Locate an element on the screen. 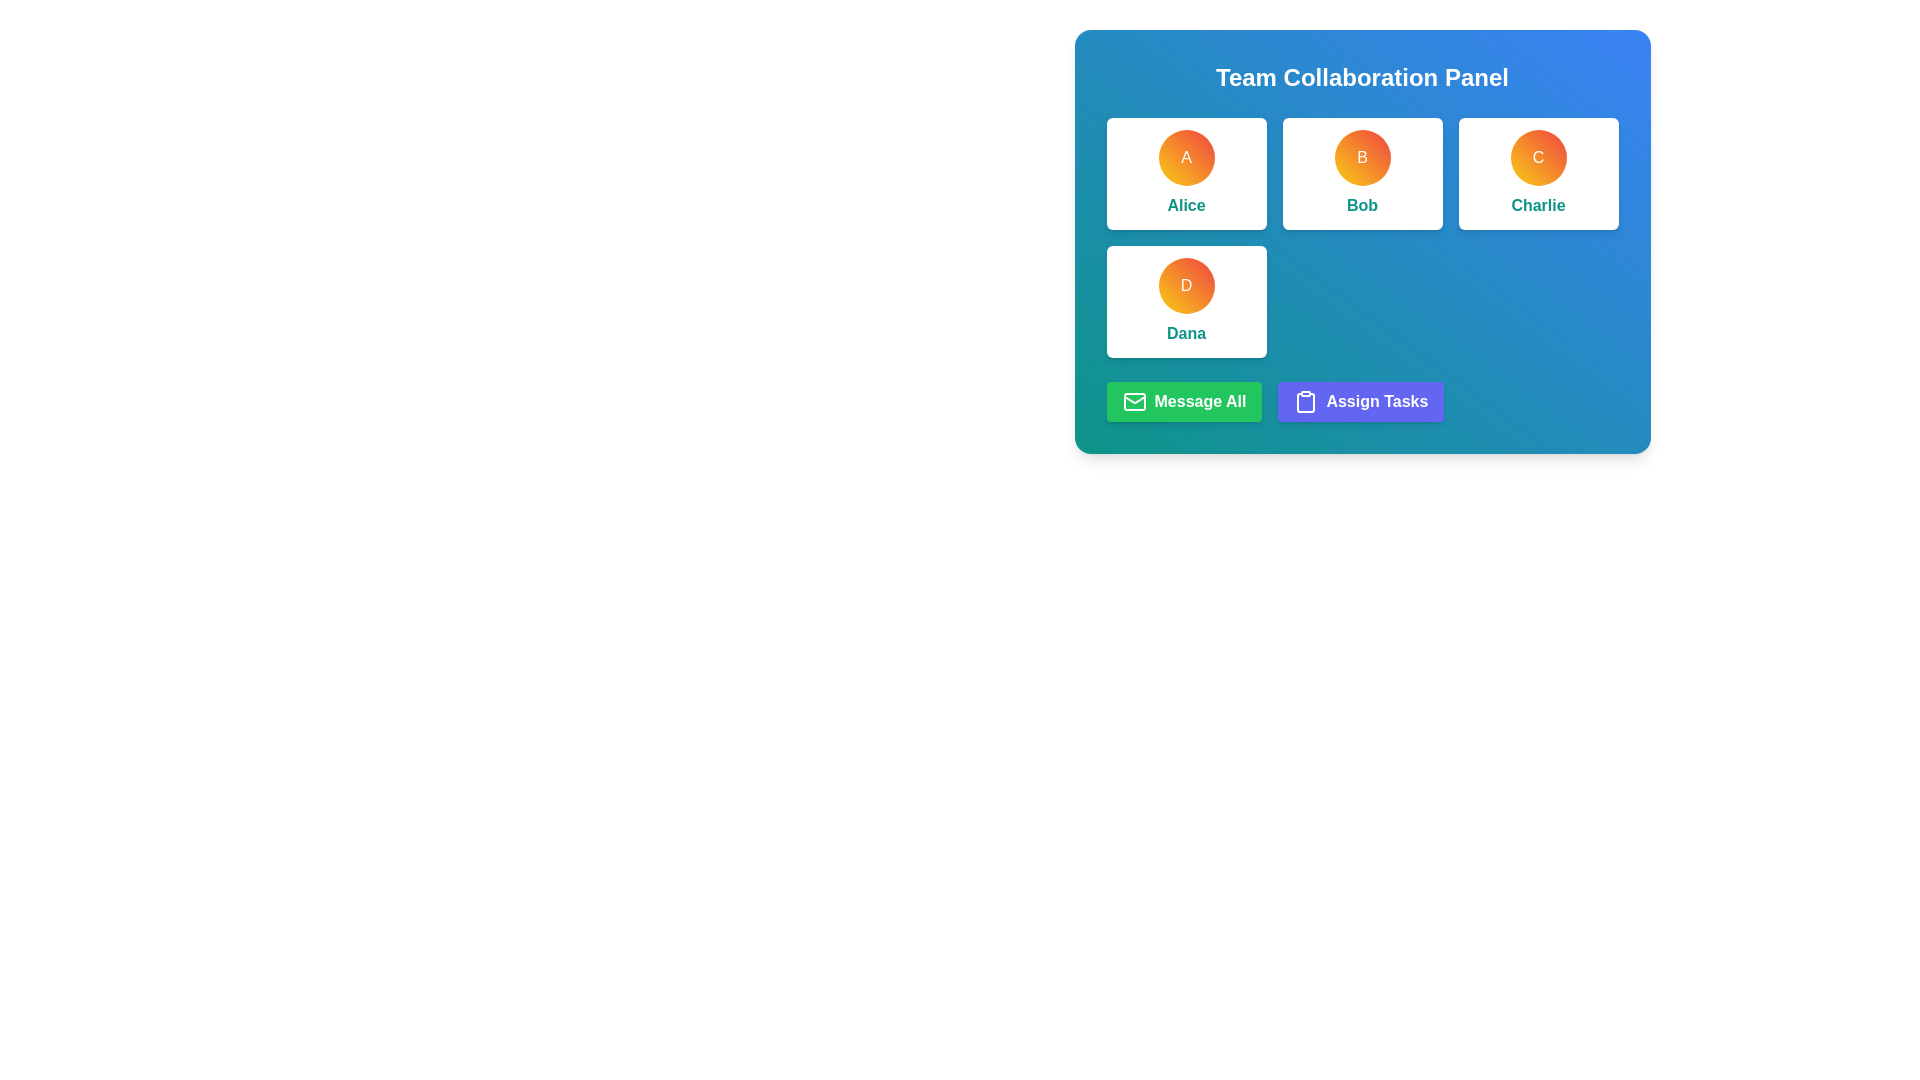 This screenshot has height=1080, width=1920. the circular badge labeled 'D' with a gradient color from yellow to red, which is centrally placed within the 'Dana' card in the 'Team Collaboration Panel' is located at coordinates (1186, 285).